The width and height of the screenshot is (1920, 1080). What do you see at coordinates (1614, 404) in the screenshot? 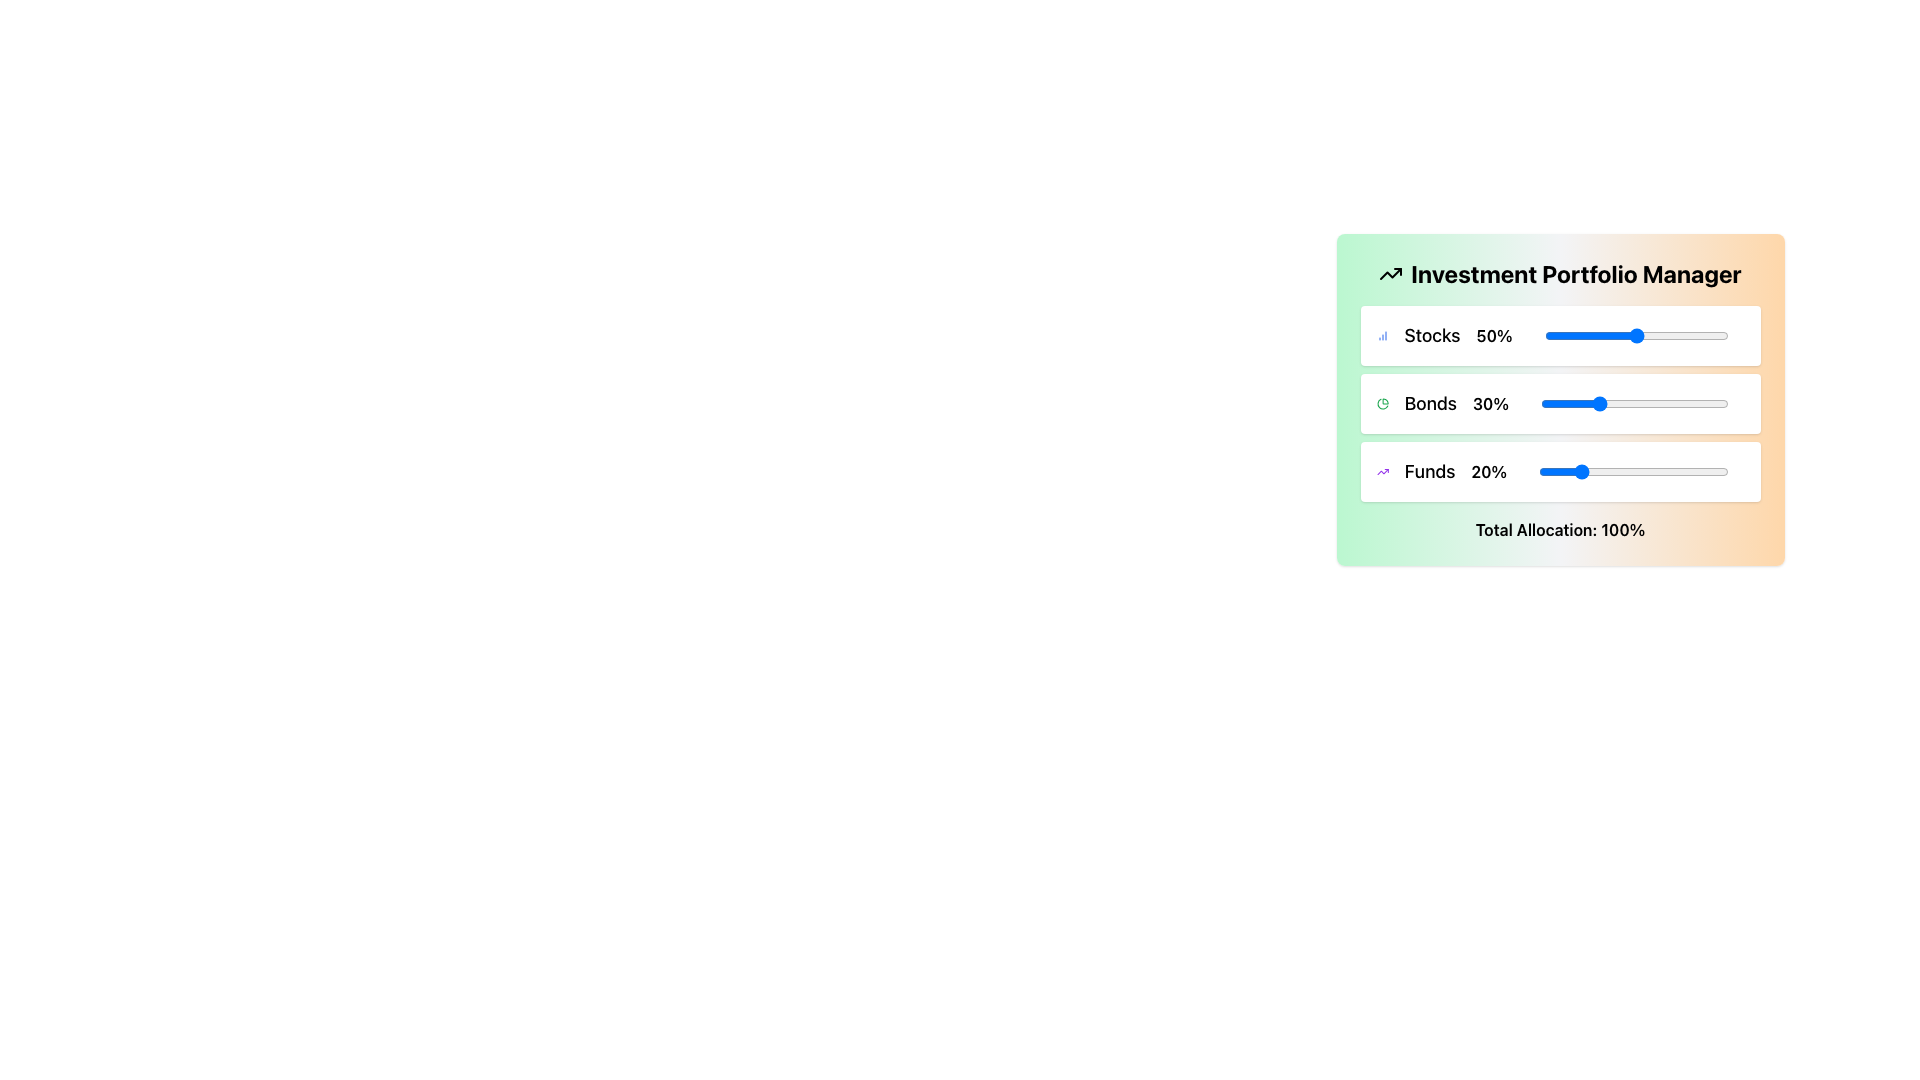
I see `the Bonds slider value` at bounding box center [1614, 404].